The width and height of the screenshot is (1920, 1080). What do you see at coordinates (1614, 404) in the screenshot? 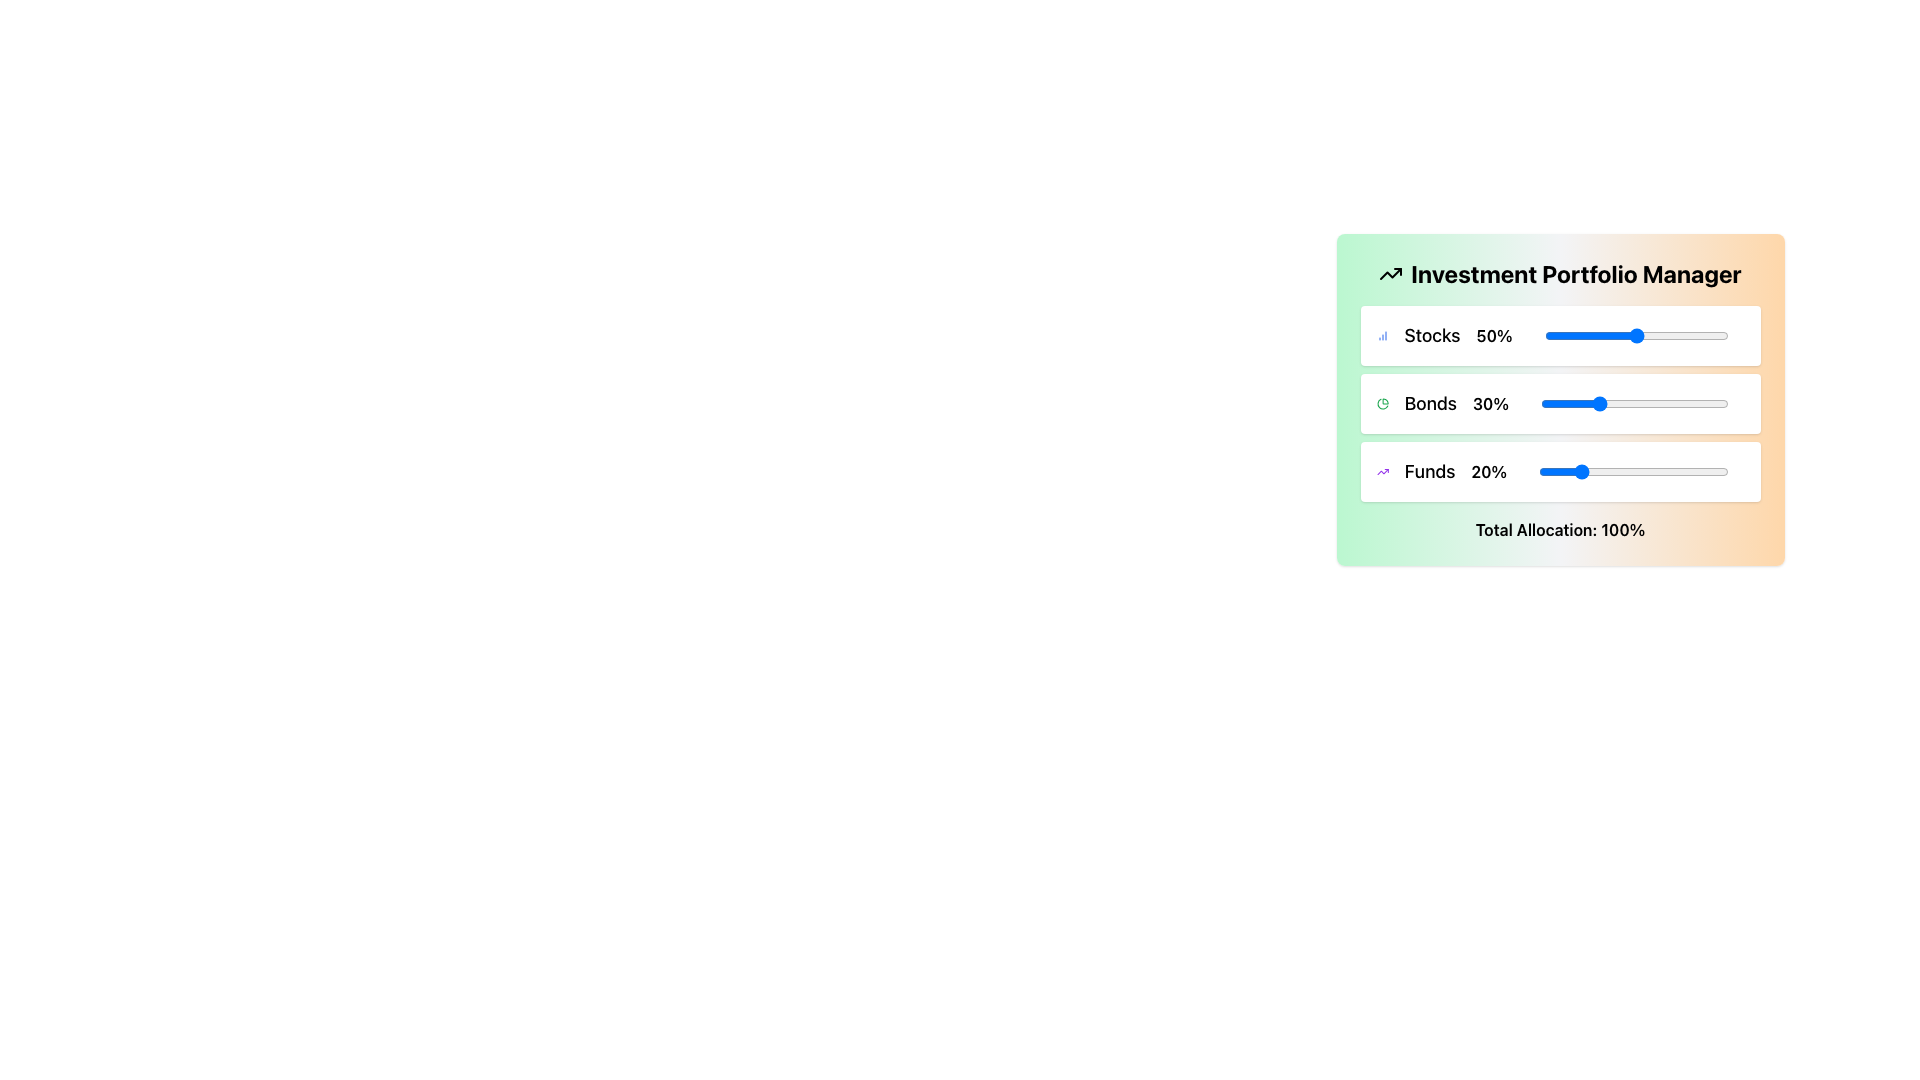
I see `the Bonds slider value` at bounding box center [1614, 404].